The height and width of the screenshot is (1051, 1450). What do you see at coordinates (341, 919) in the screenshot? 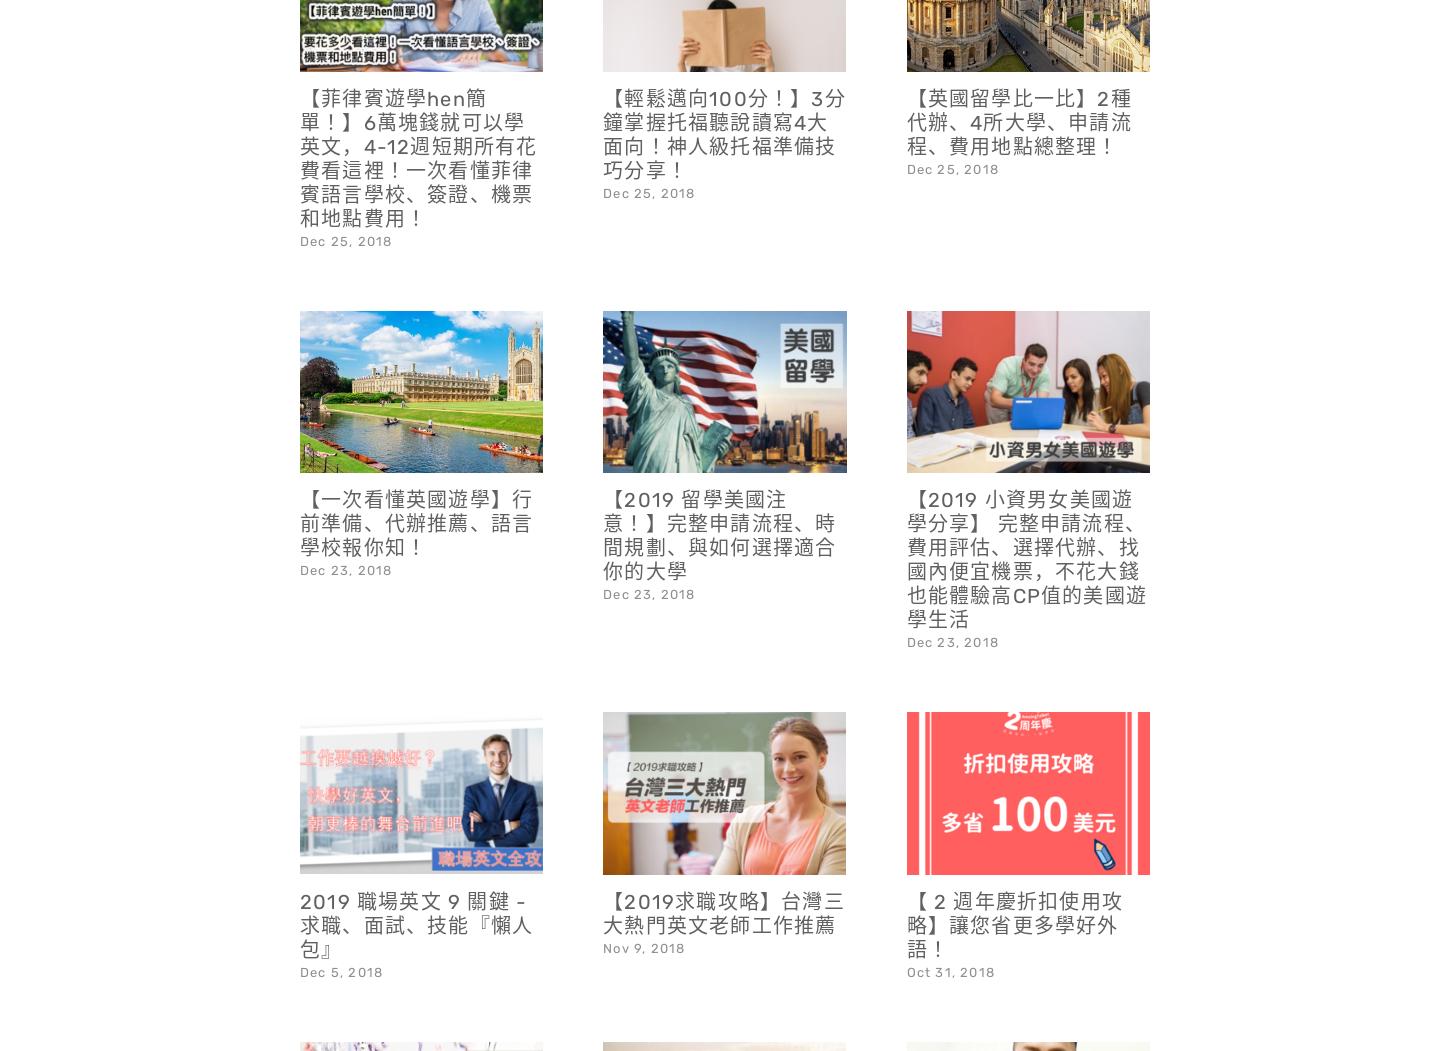
I see `'Dec 5, 2018'` at bounding box center [341, 919].